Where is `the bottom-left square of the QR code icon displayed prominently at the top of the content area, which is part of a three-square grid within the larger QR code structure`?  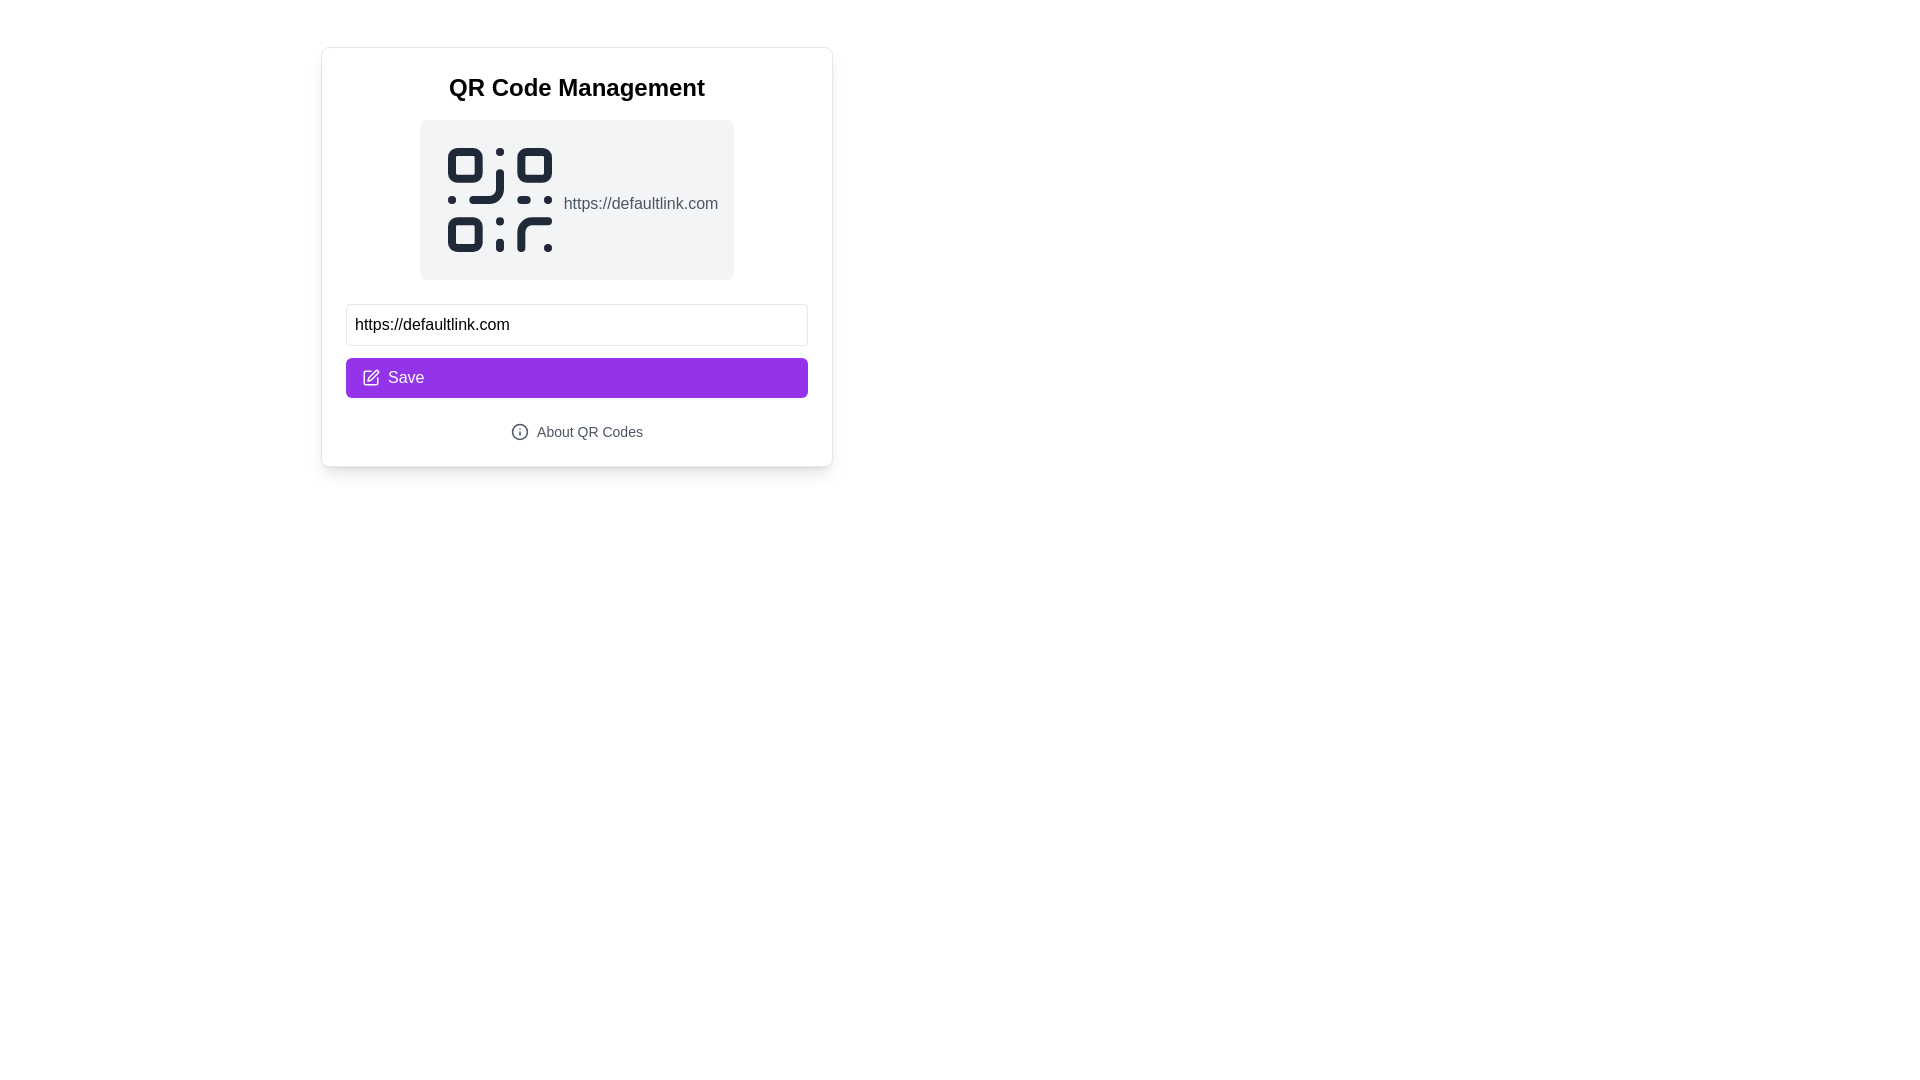 the bottom-left square of the QR code icon displayed prominently at the top of the content area, which is part of a three-square grid within the larger QR code structure is located at coordinates (464, 233).